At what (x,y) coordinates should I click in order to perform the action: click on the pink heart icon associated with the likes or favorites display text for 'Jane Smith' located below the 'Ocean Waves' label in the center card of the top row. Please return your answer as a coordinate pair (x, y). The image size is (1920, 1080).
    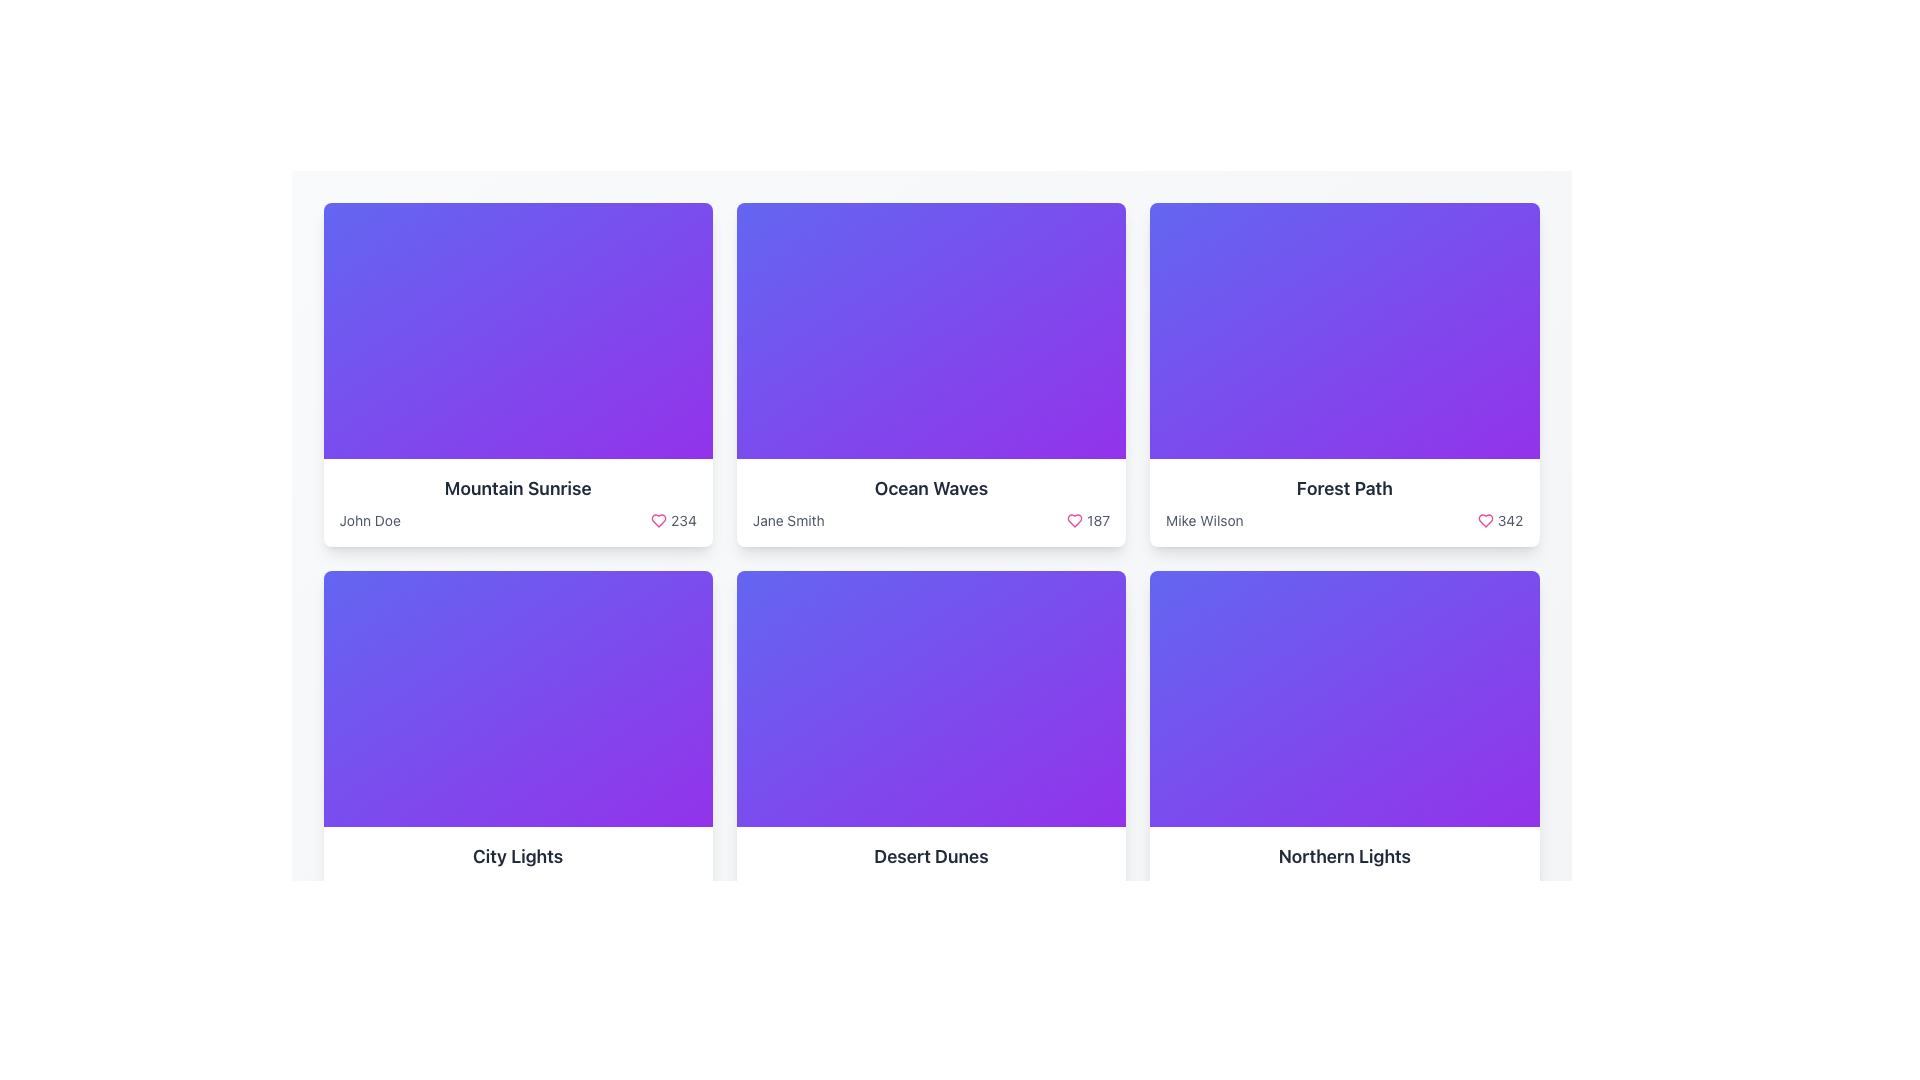
    Looking at the image, I should click on (930, 519).